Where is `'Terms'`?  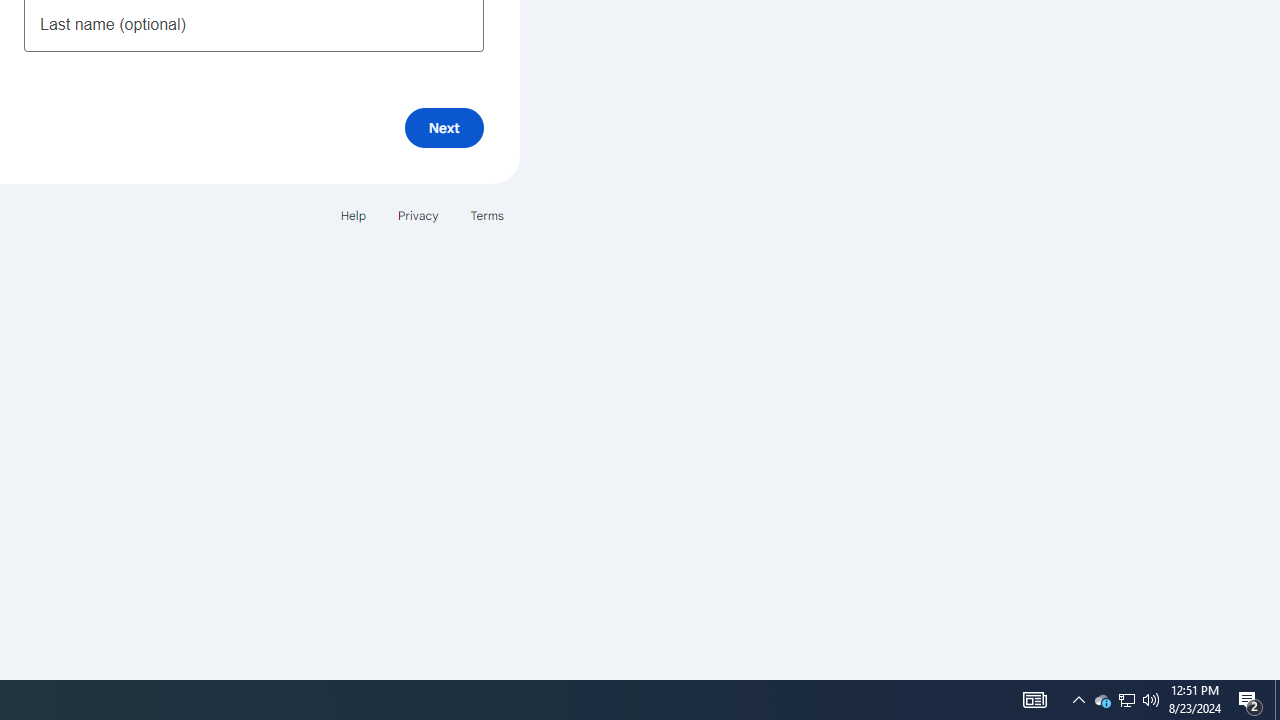 'Terms' is located at coordinates (487, 215).